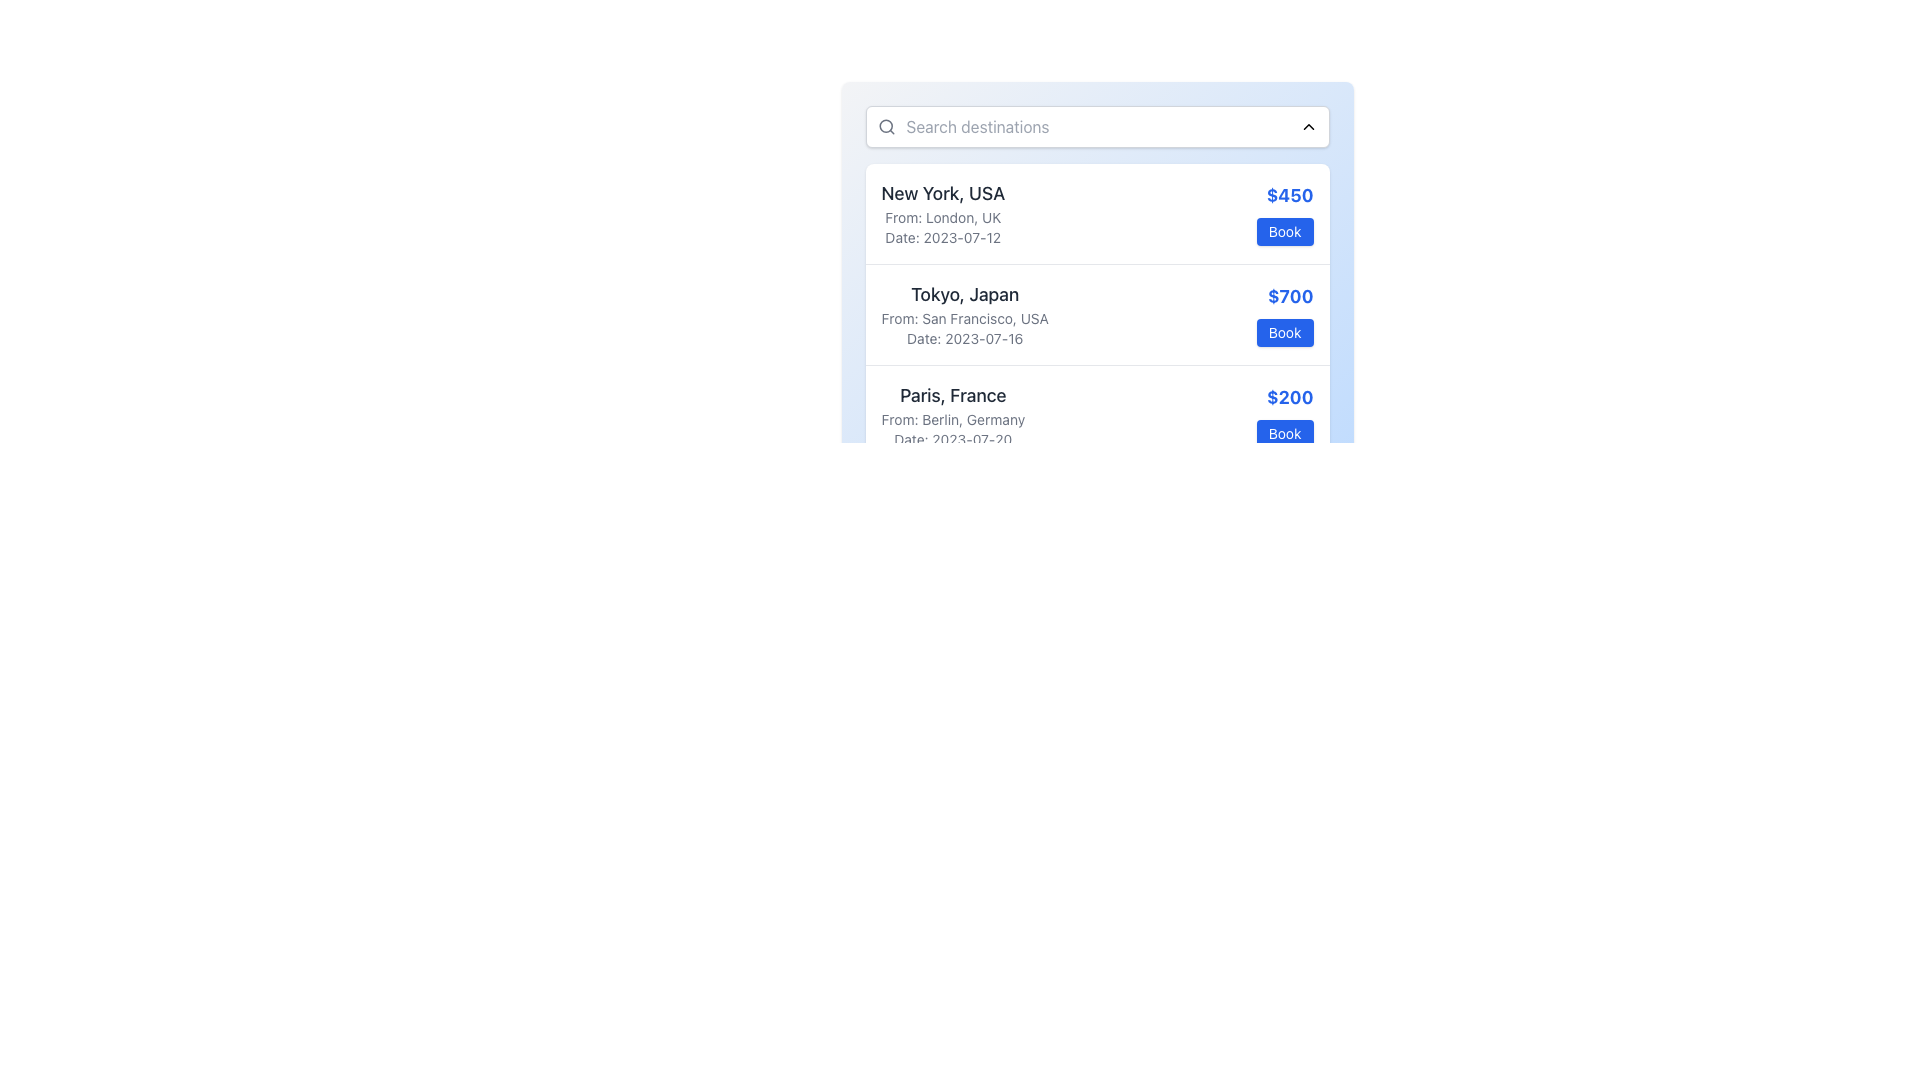  Describe the element at coordinates (942, 218) in the screenshot. I see `information displayed in the text label that shows 'From: London, UK', positioned below 'New York, USA' and above 'Date: 2023-07-12'` at that location.